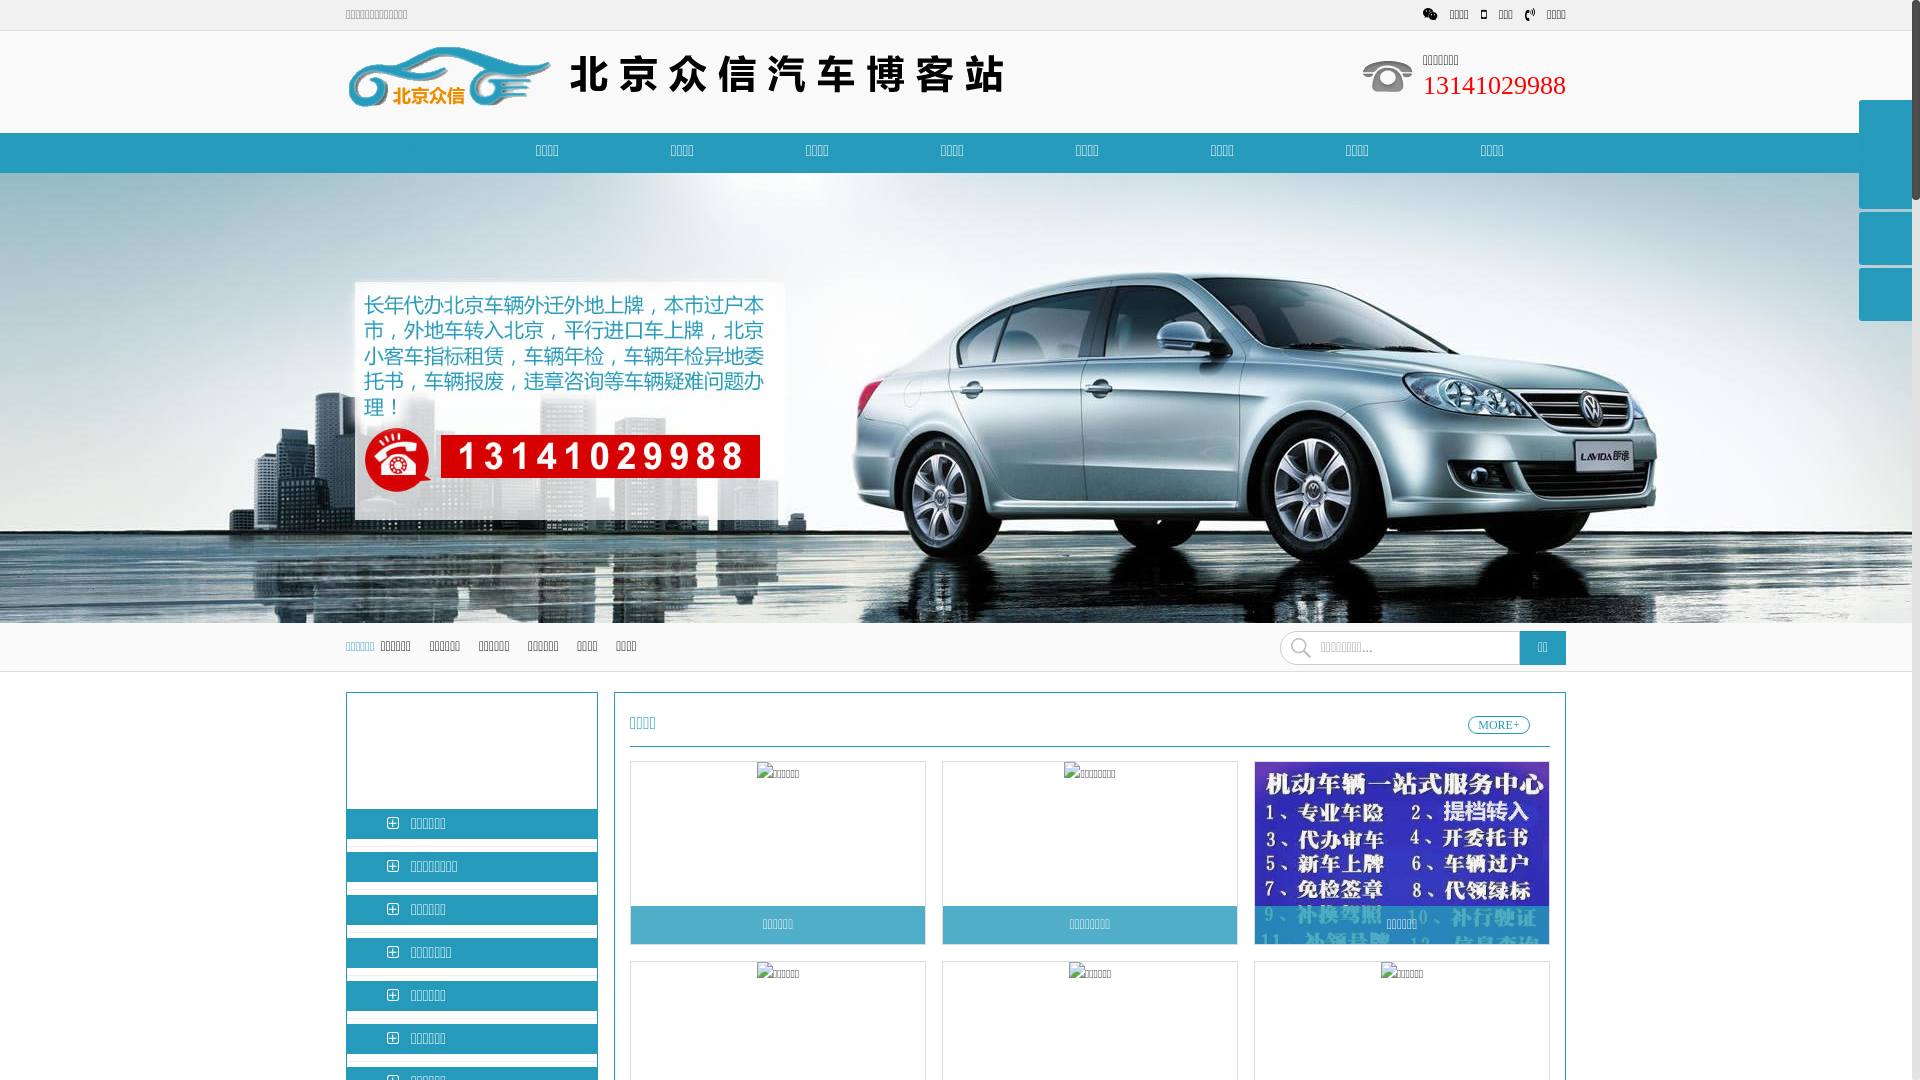 The width and height of the screenshot is (1920, 1080). I want to click on 'MORE+', so click(1498, 725).